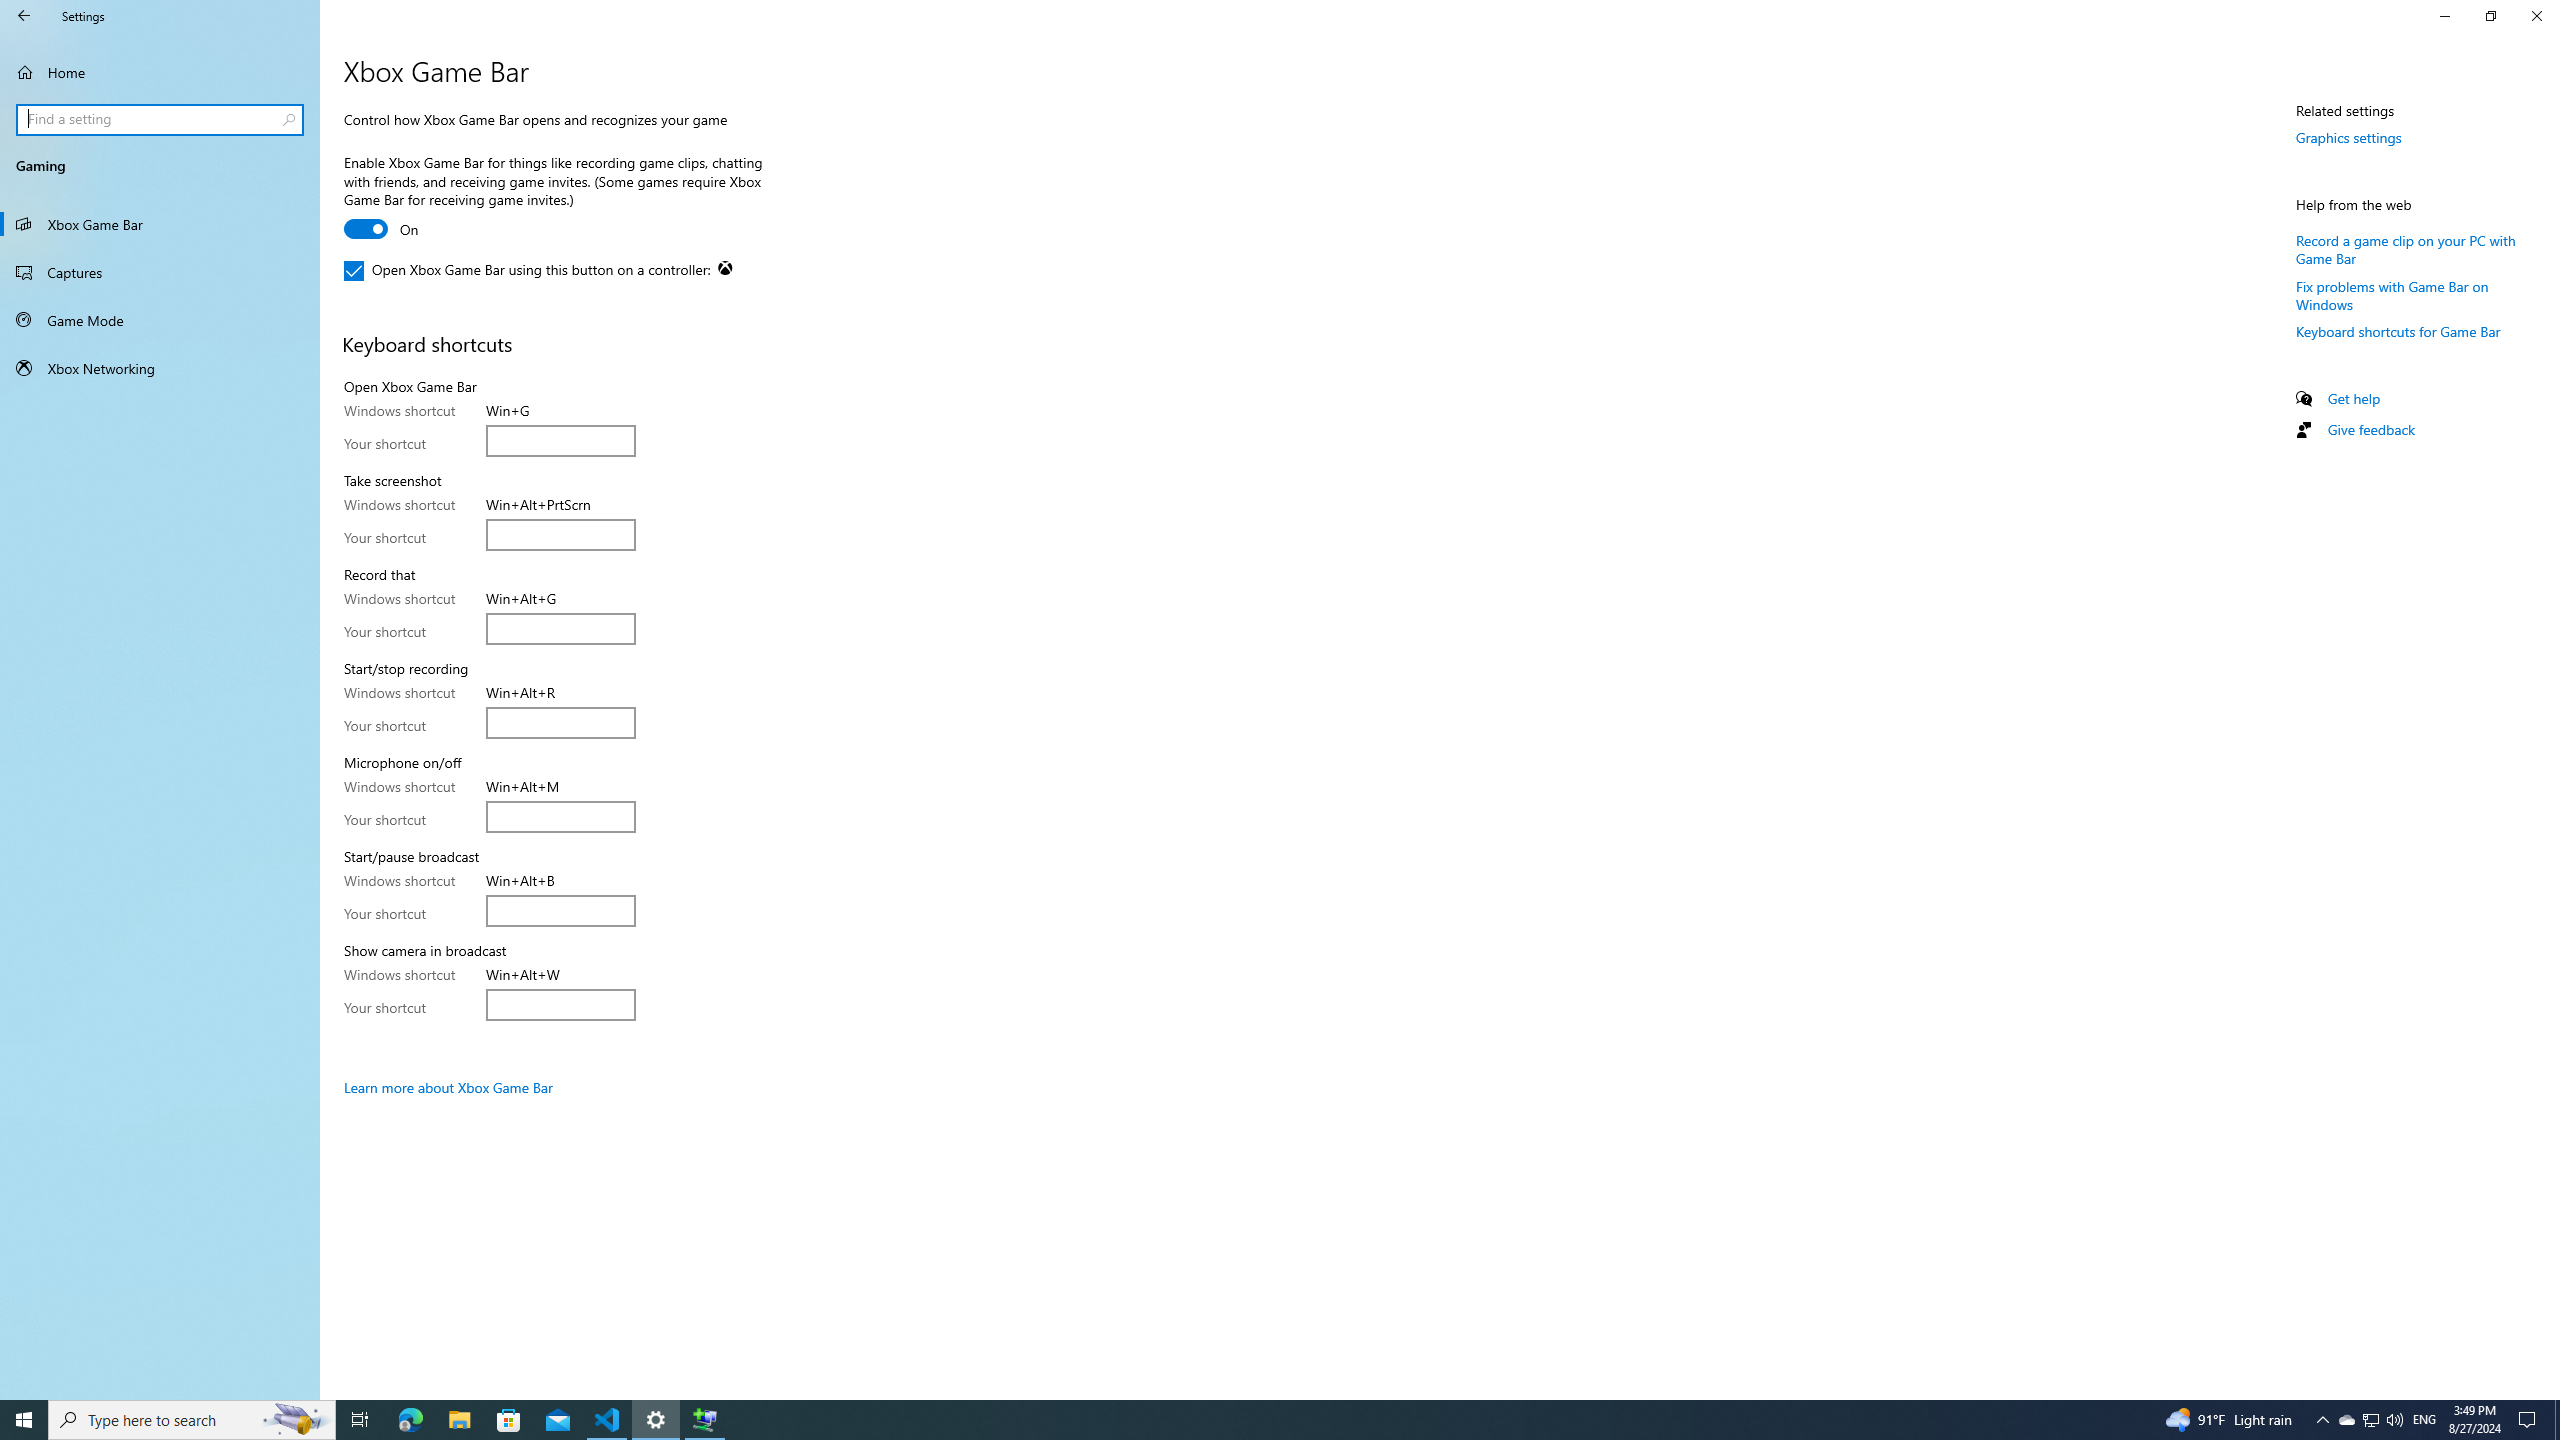 Image resolution: width=2560 pixels, height=1440 pixels. What do you see at coordinates (448, 1087) in the screenshot?
I see `'Learn more about Xbox Game Bar'` at bounding box center [448, 1087].